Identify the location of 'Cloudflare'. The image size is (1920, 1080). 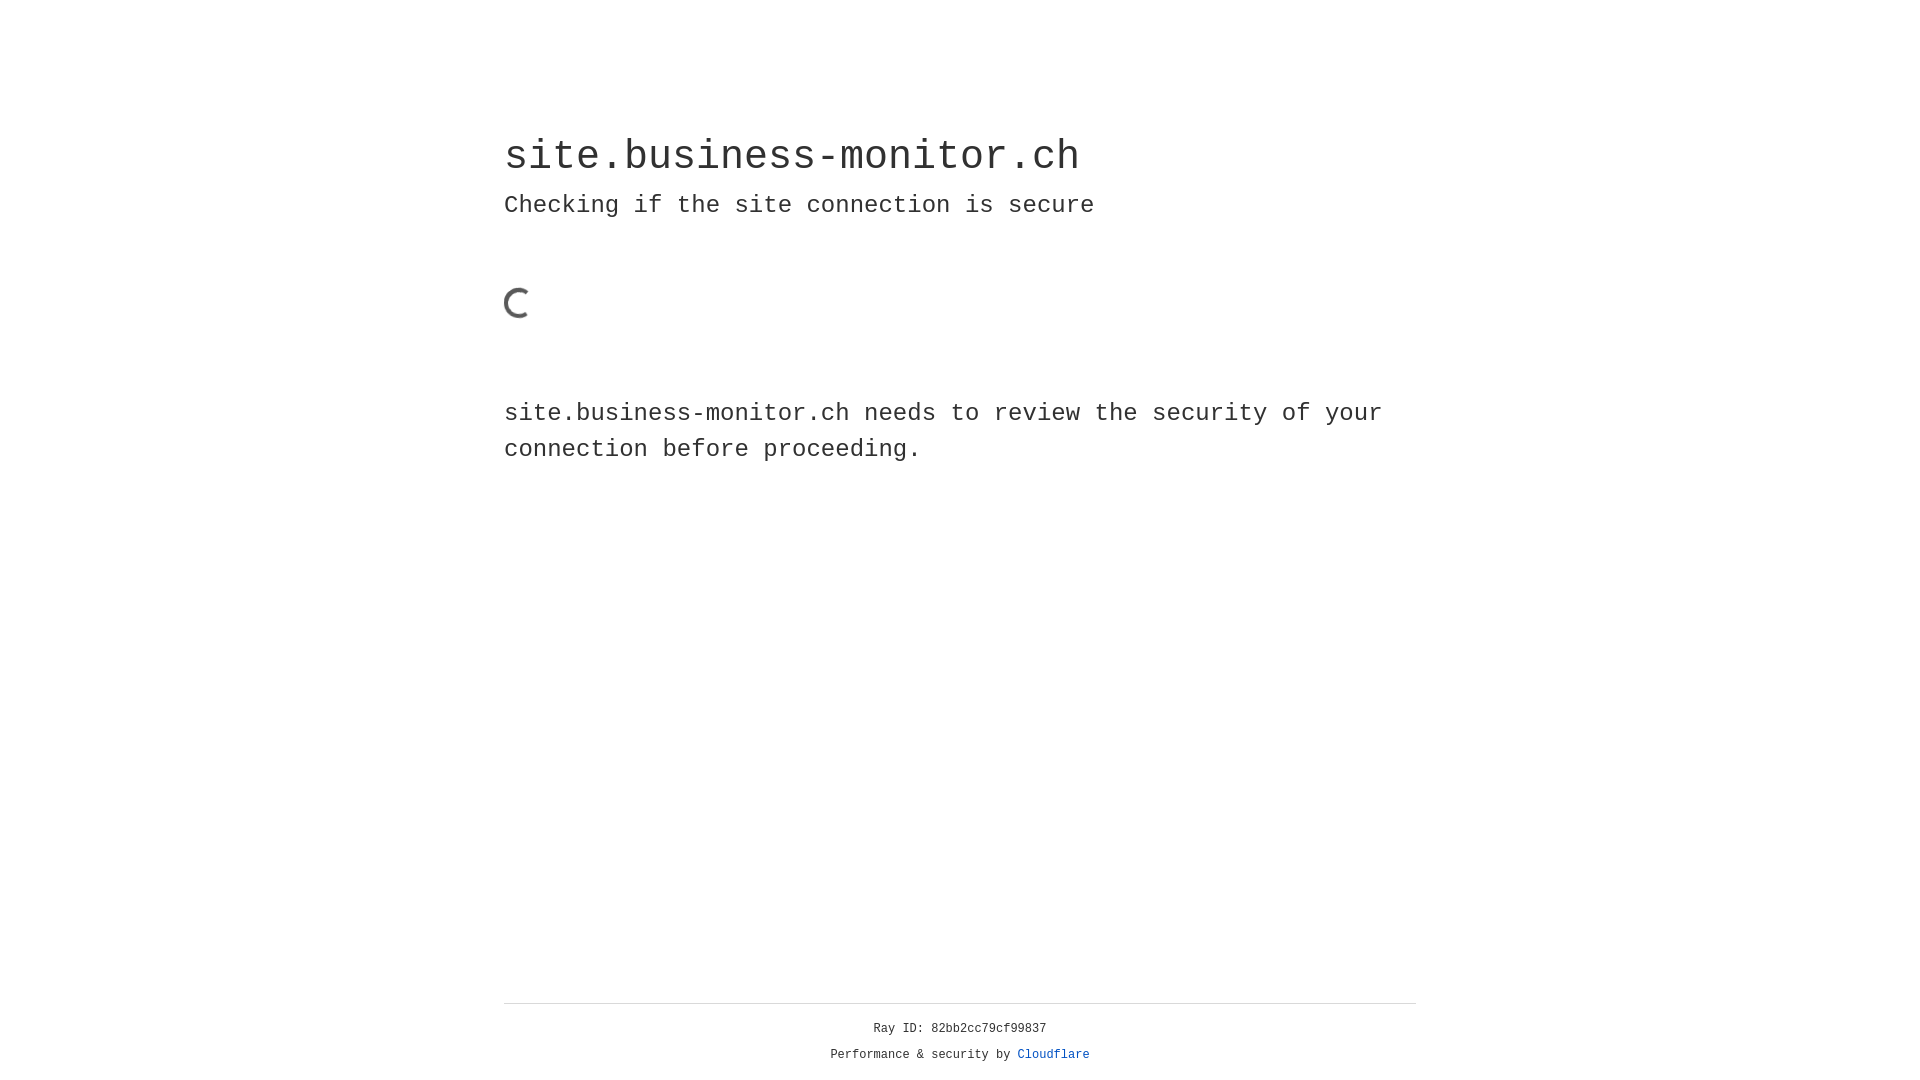
(1017, 1054).